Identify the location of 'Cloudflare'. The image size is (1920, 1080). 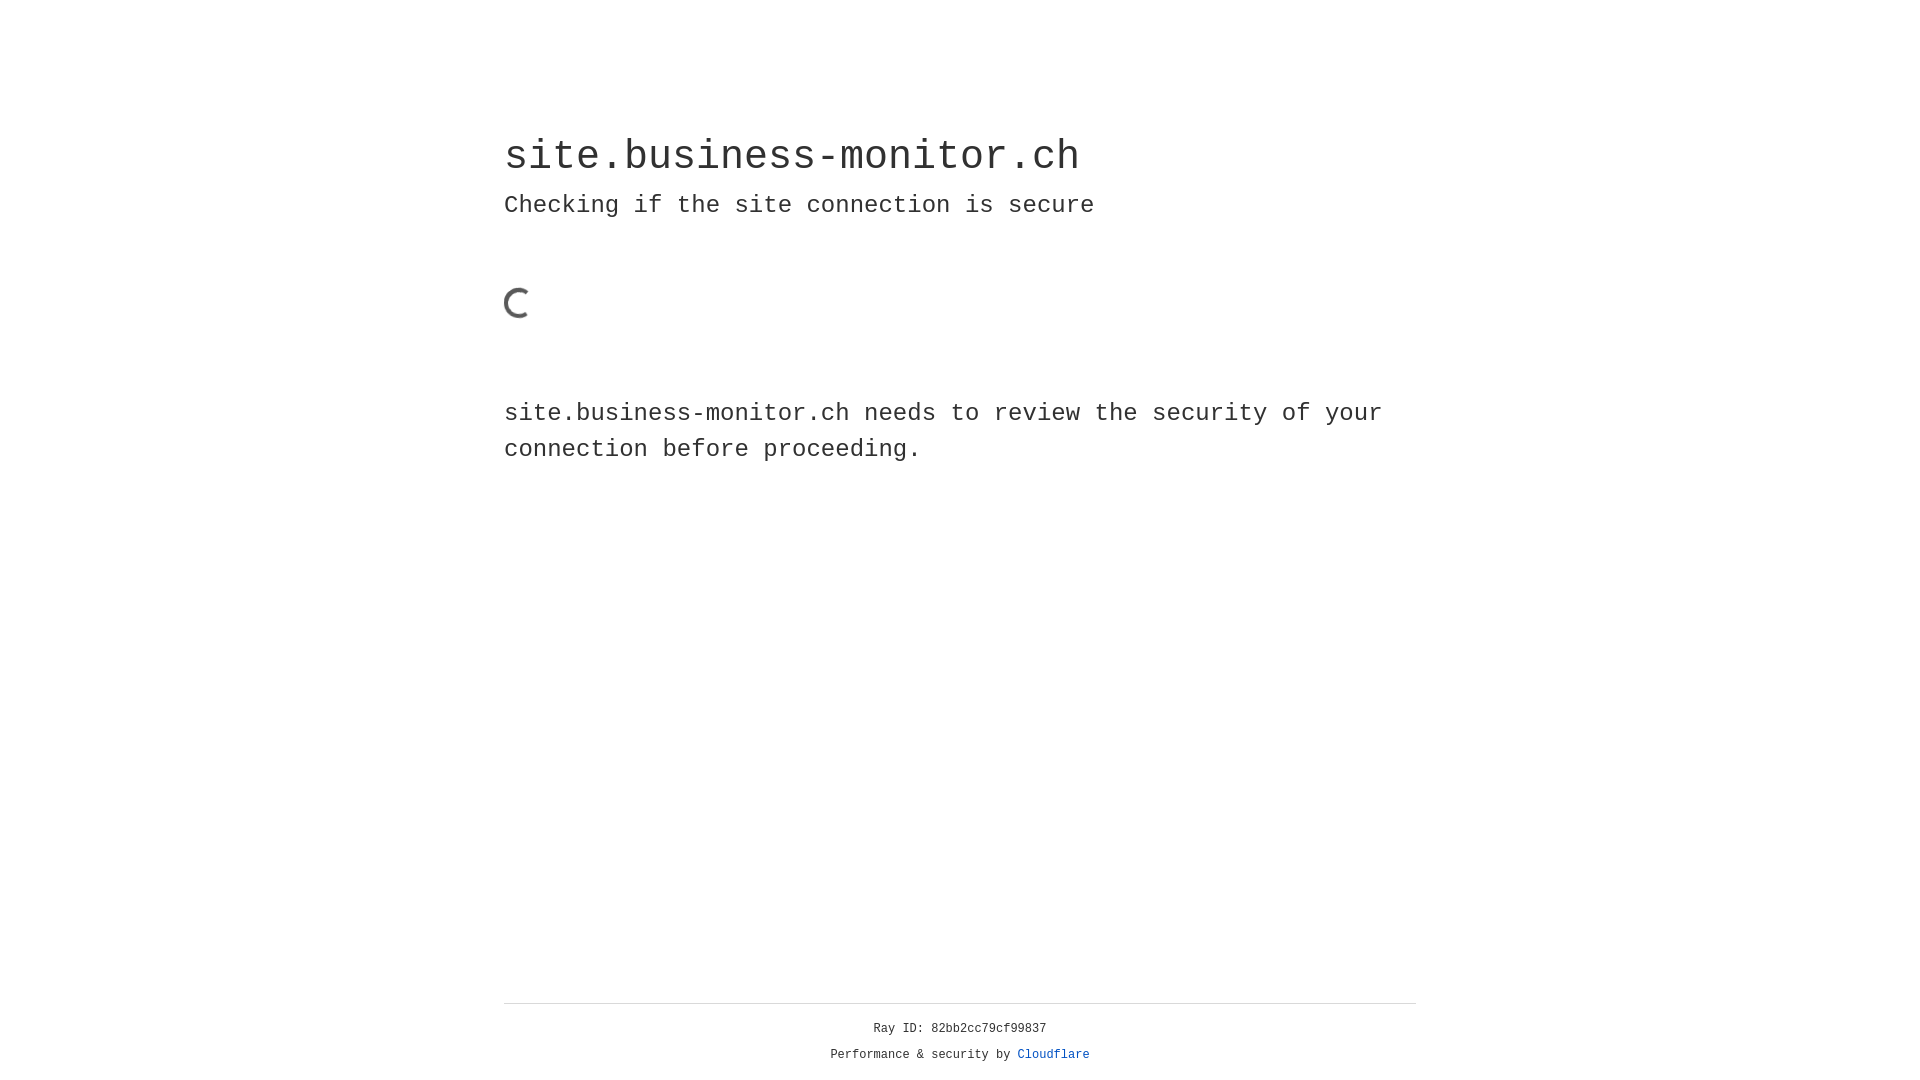
(1017, 1054).